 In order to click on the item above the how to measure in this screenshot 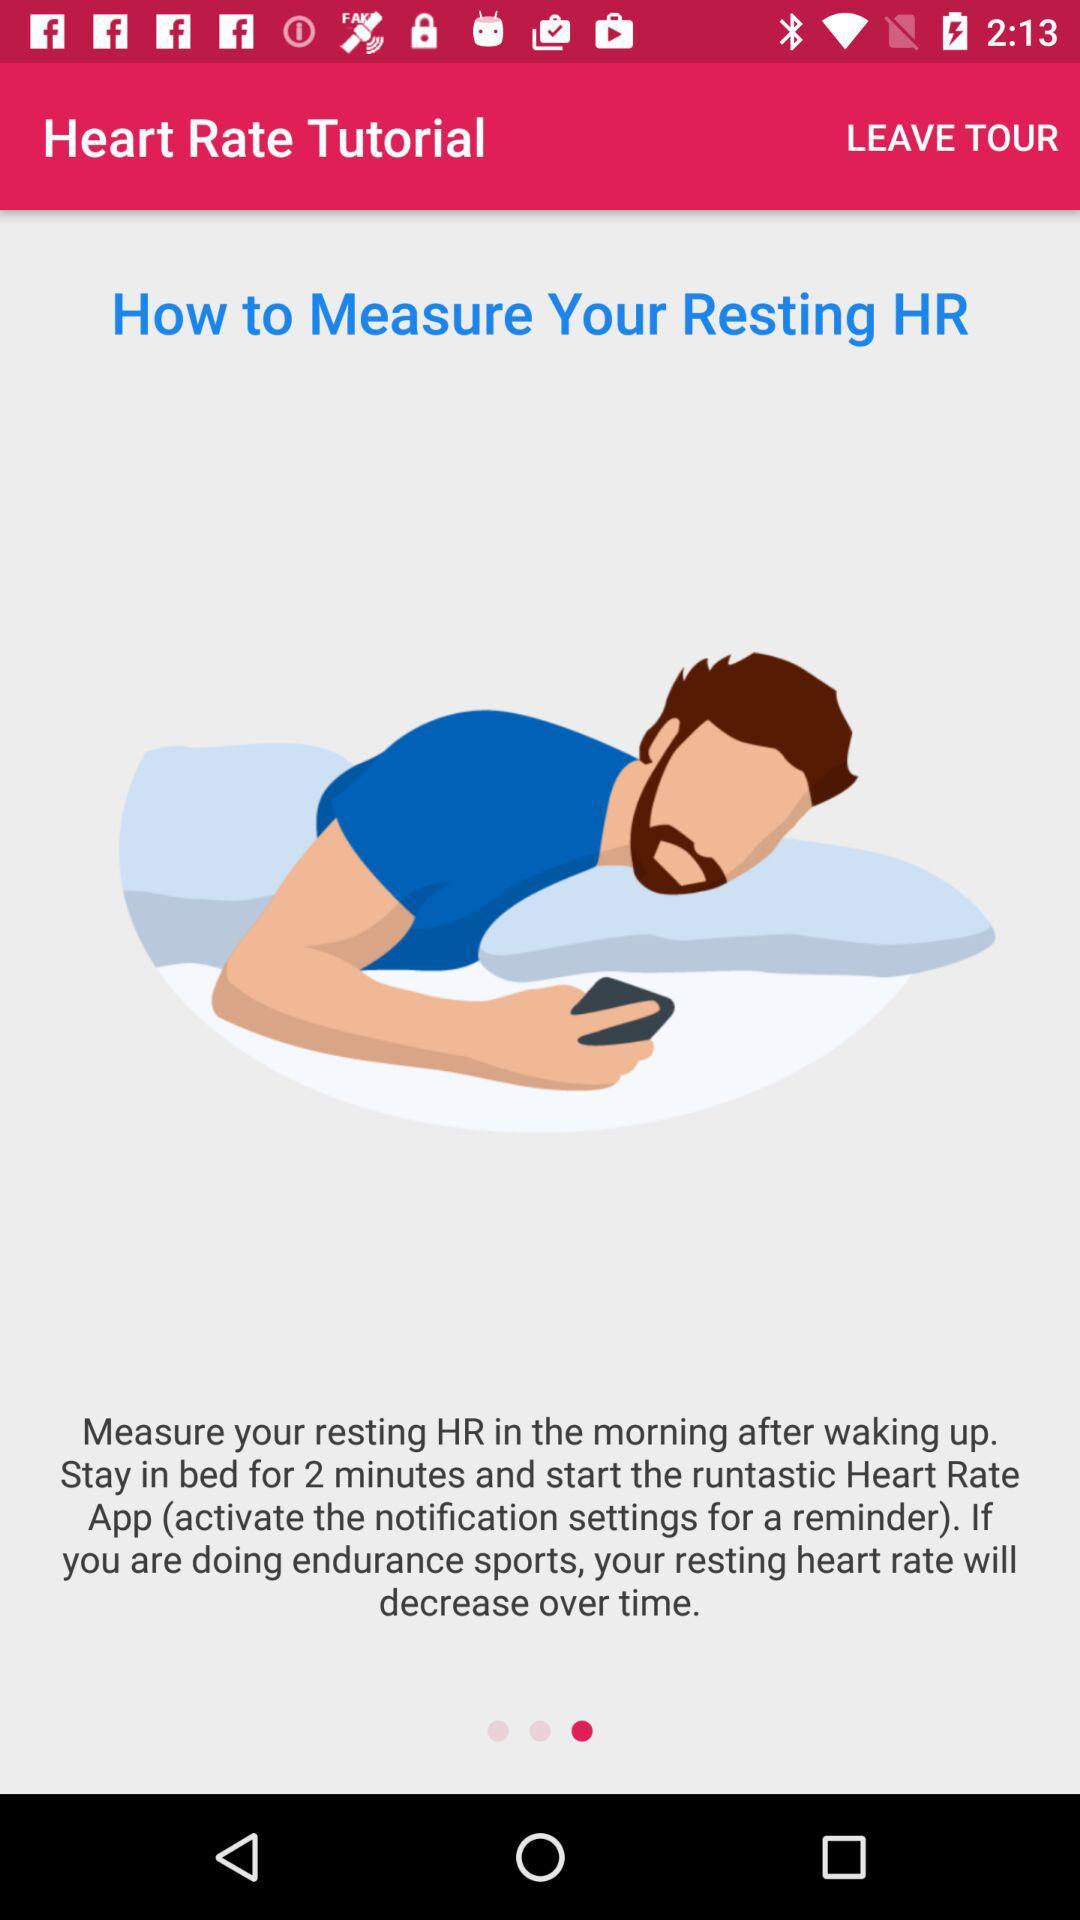, I will do `click(951, 135)`.